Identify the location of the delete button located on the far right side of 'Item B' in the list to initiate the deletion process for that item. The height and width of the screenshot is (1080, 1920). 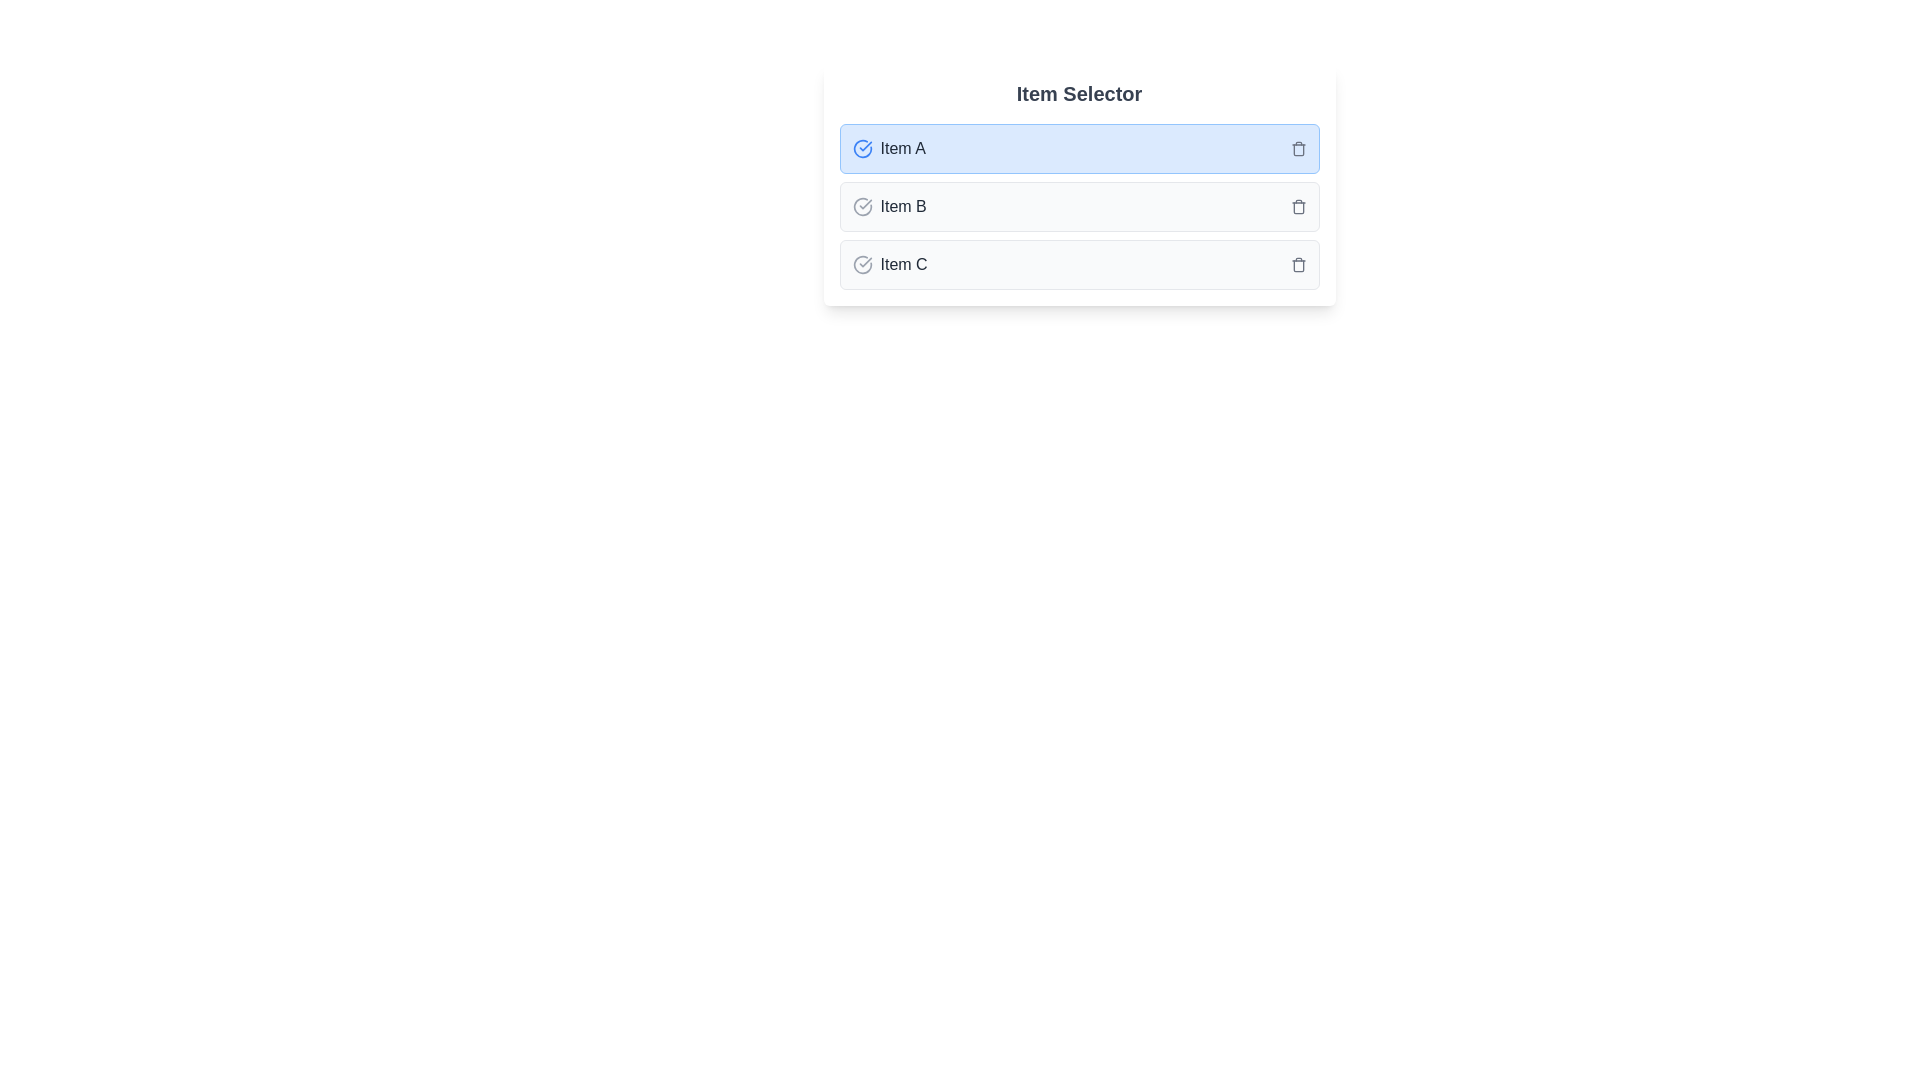
(1298, 207).